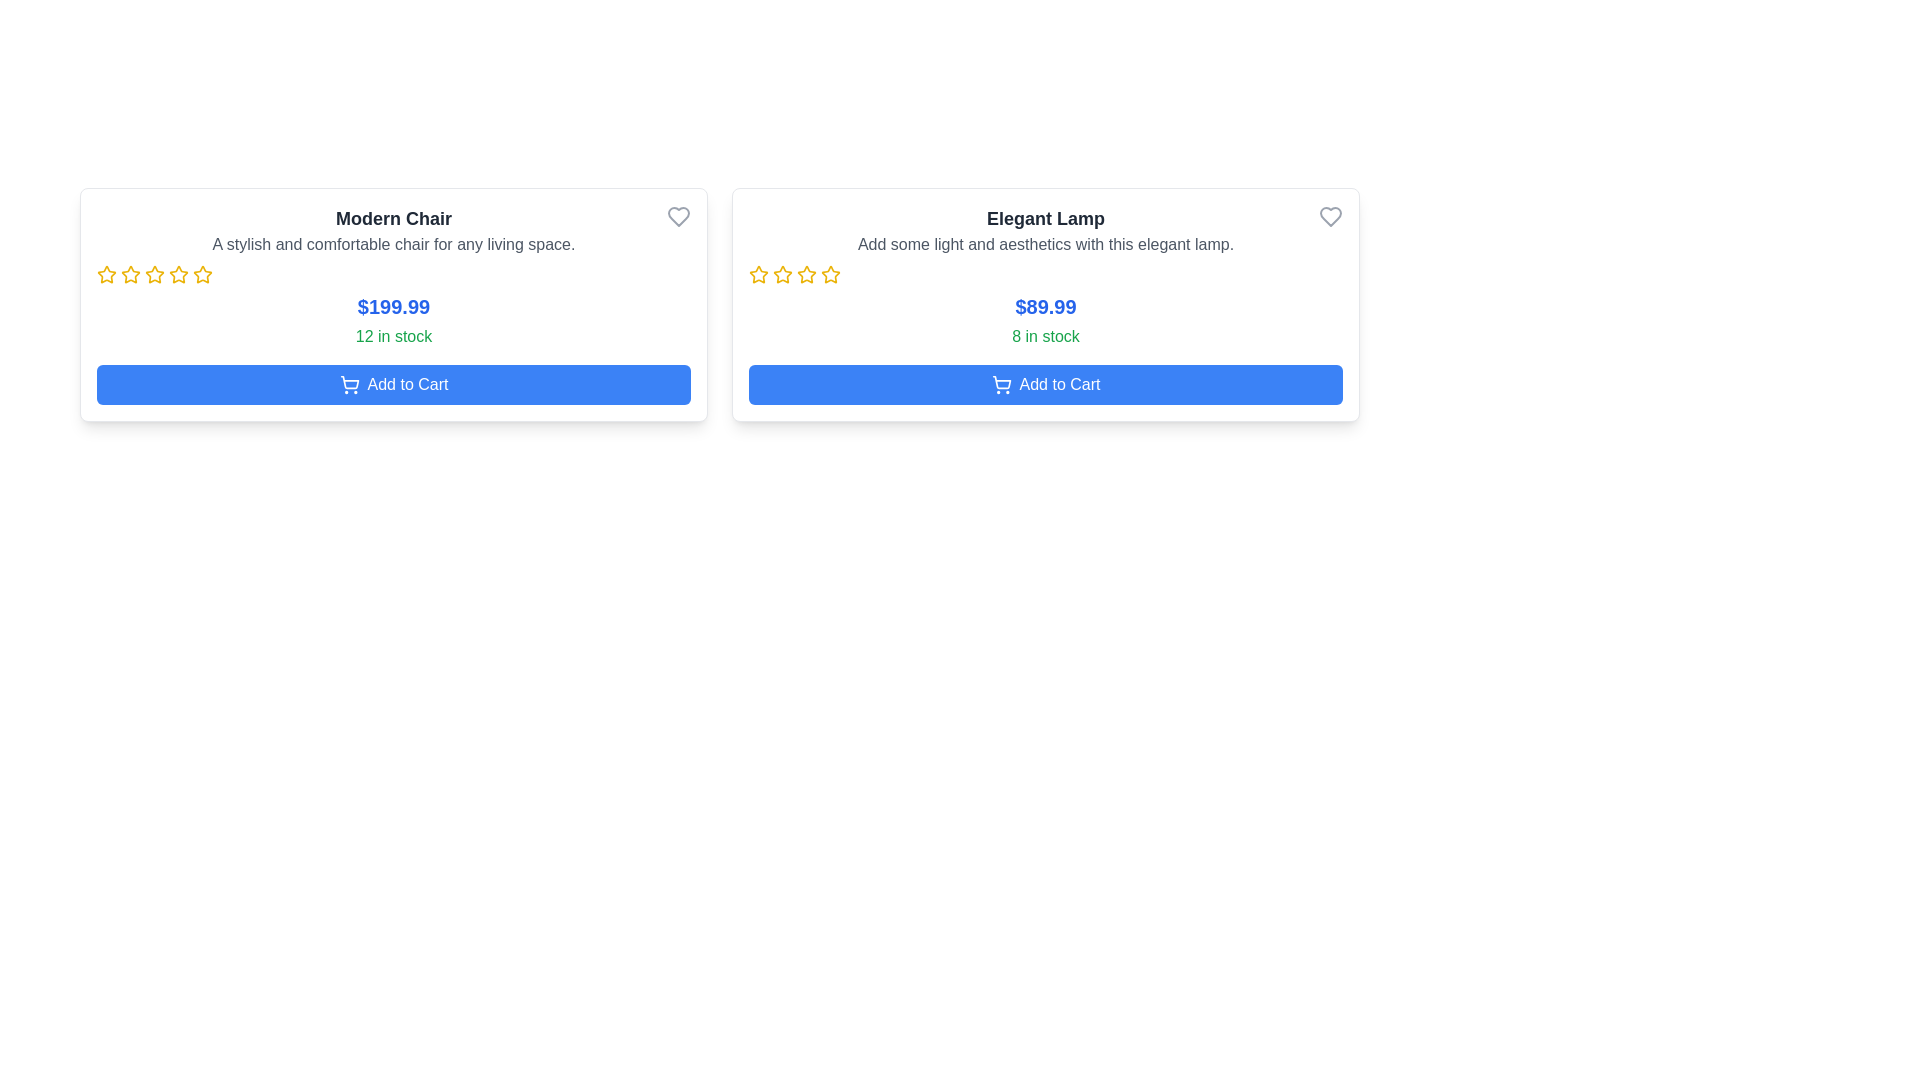 The width and height of the screenshot is (1920, 1080). I want to click on the text element that reads 'Add some light and aesthetics with this elegant lamp.', which is styled in gray and located directly below the title 'Elegant Lamp', so click(1045, 244).